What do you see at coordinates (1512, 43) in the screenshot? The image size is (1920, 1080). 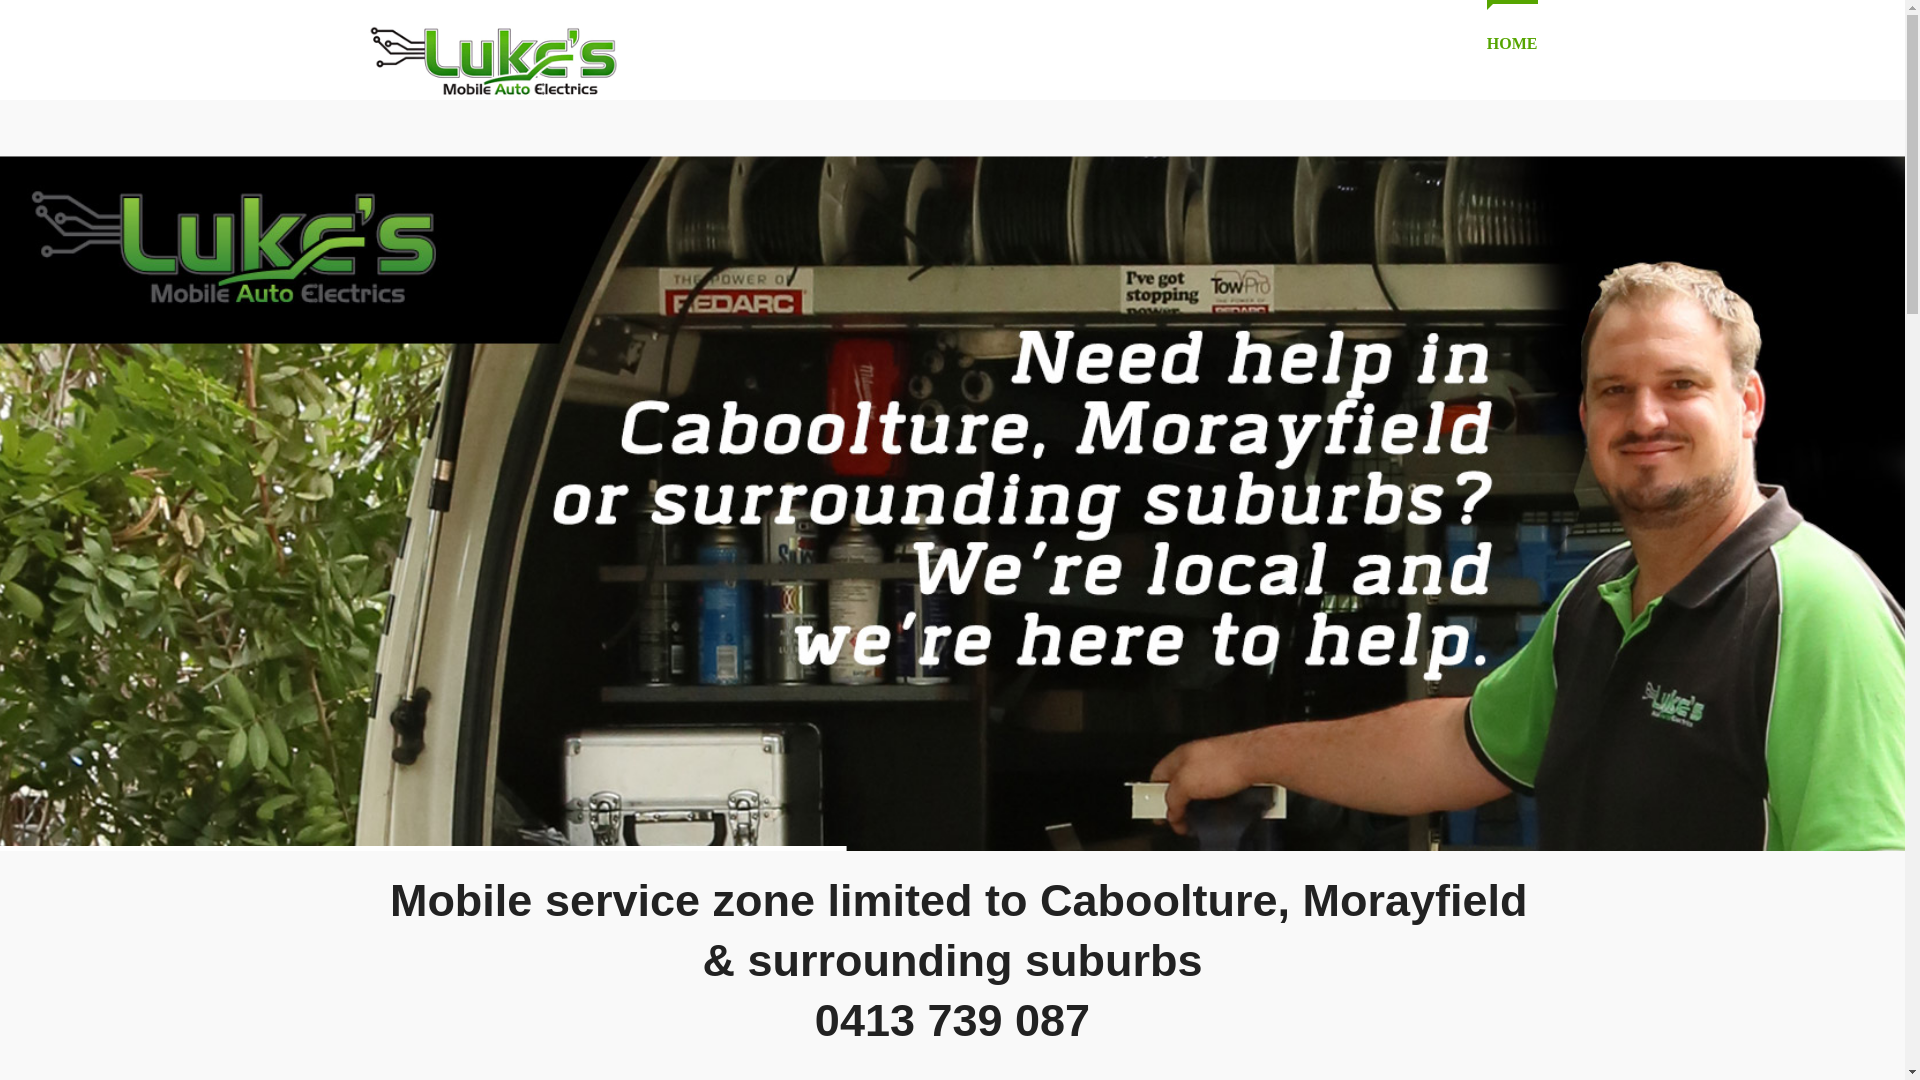 I see `'HOME'` at bounding box center [1512, 43].